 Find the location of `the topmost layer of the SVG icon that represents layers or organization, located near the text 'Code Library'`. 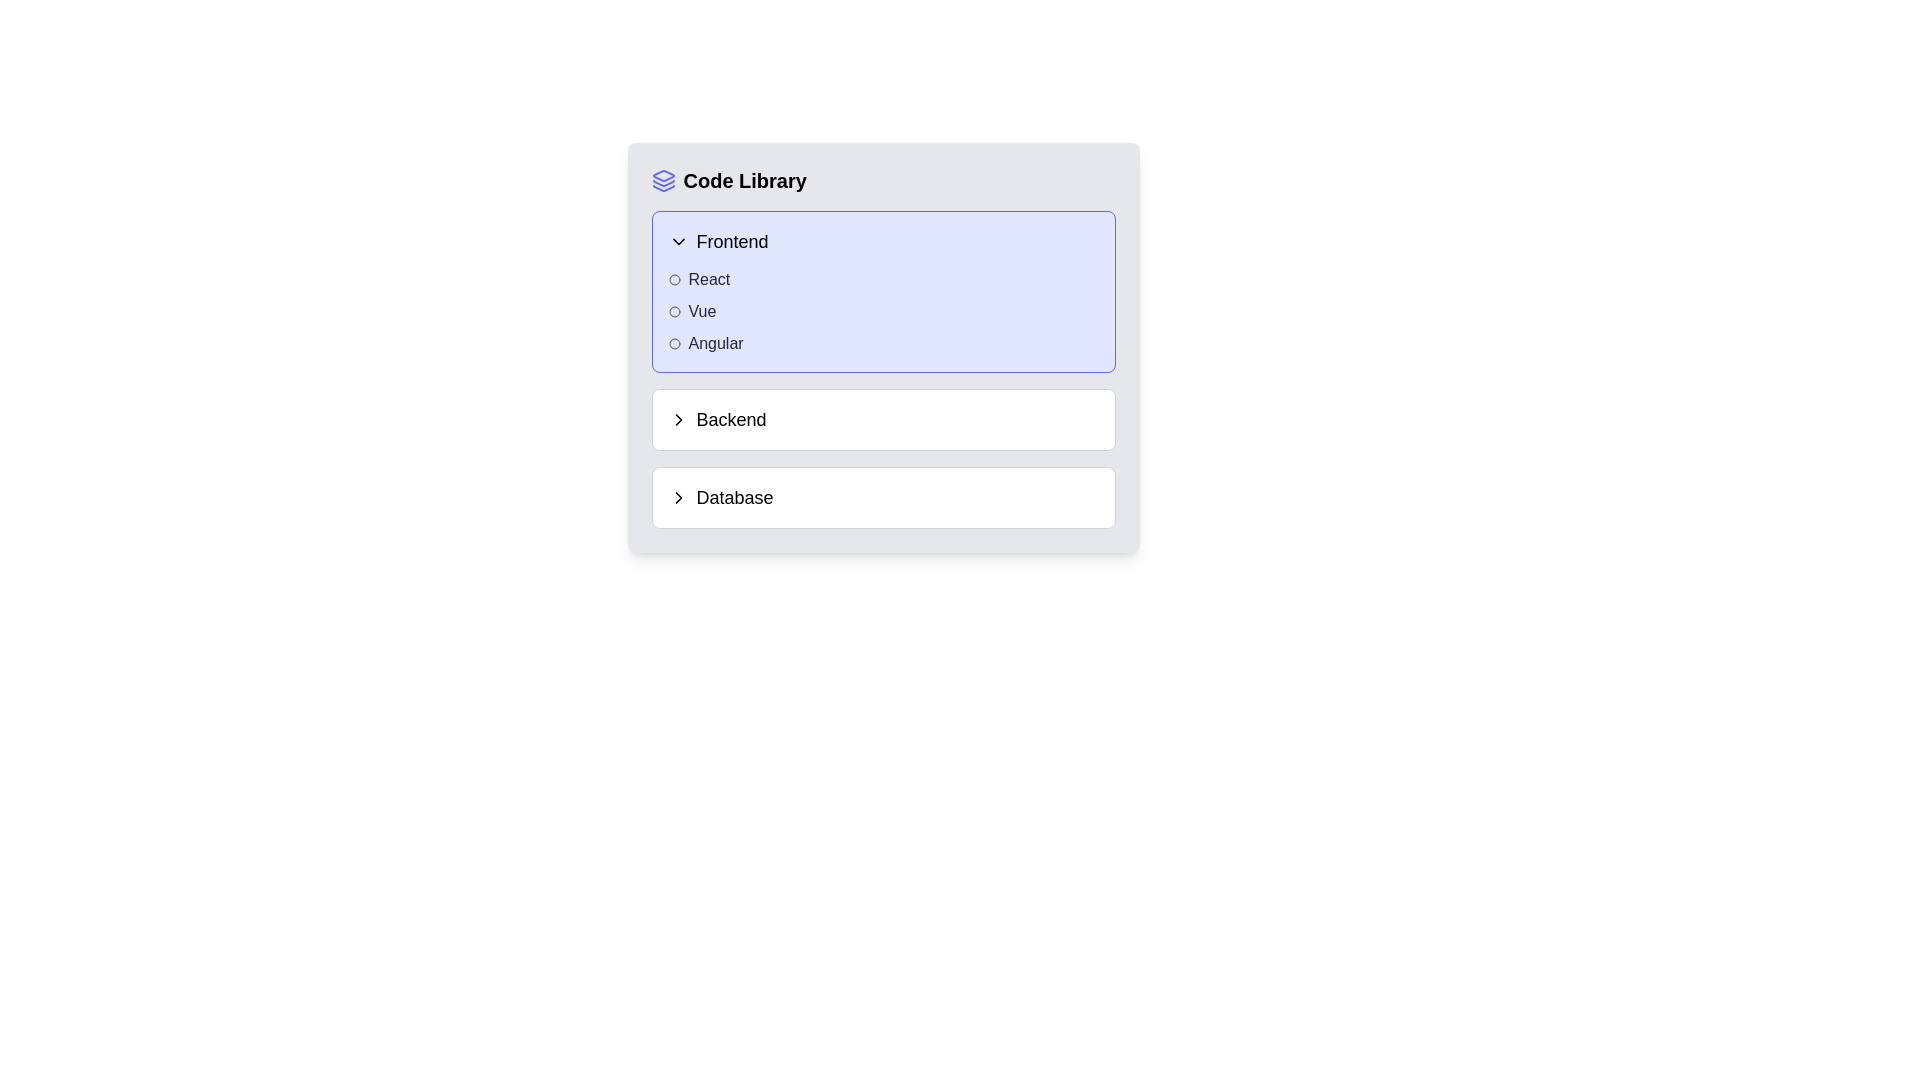

the topmost layer of the SVG icon that represents layers or organization, located near the text 'Code Library' is located at coordinates (663, 175).